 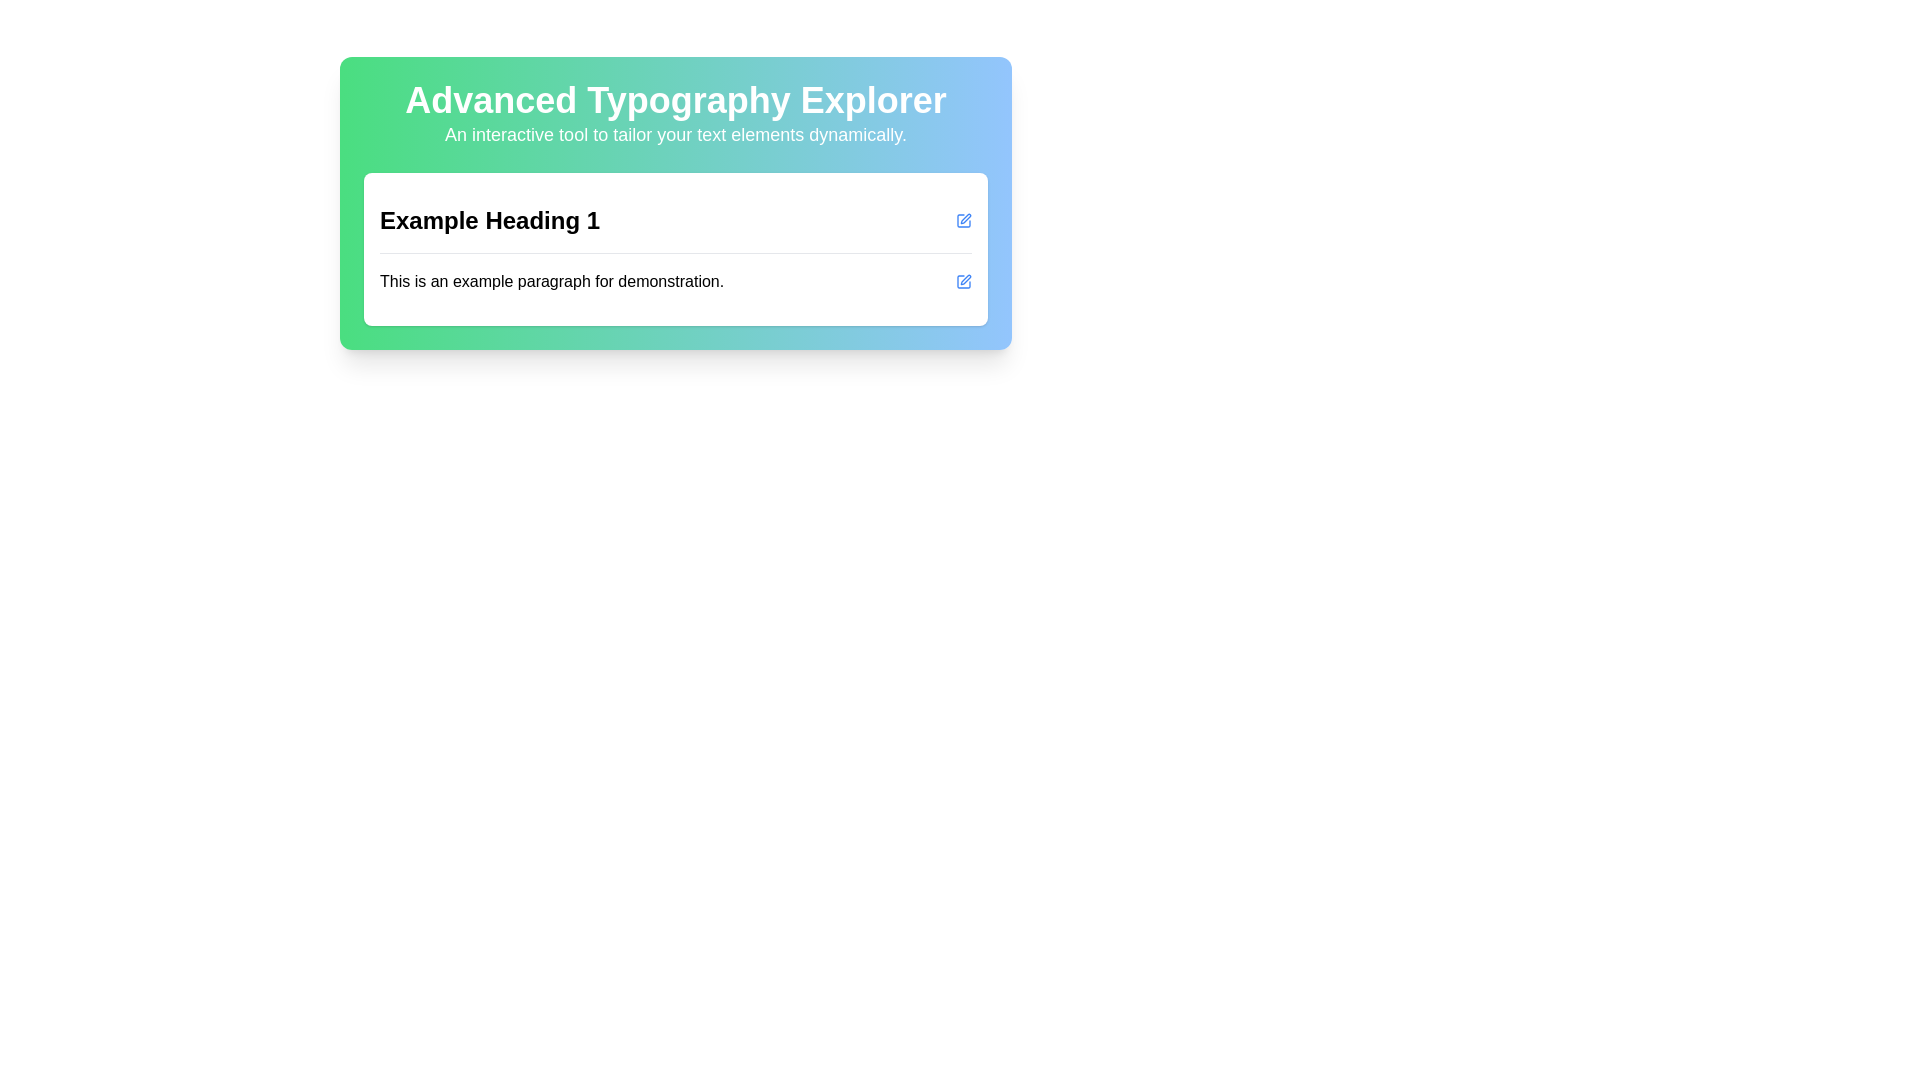 What do you see at coordinates (964, 220) in the screenshot?
I see `the blue pencil icon button located near the top-right corner of the section containing 'Example Heading 1'` at bounding box center [964, 220].